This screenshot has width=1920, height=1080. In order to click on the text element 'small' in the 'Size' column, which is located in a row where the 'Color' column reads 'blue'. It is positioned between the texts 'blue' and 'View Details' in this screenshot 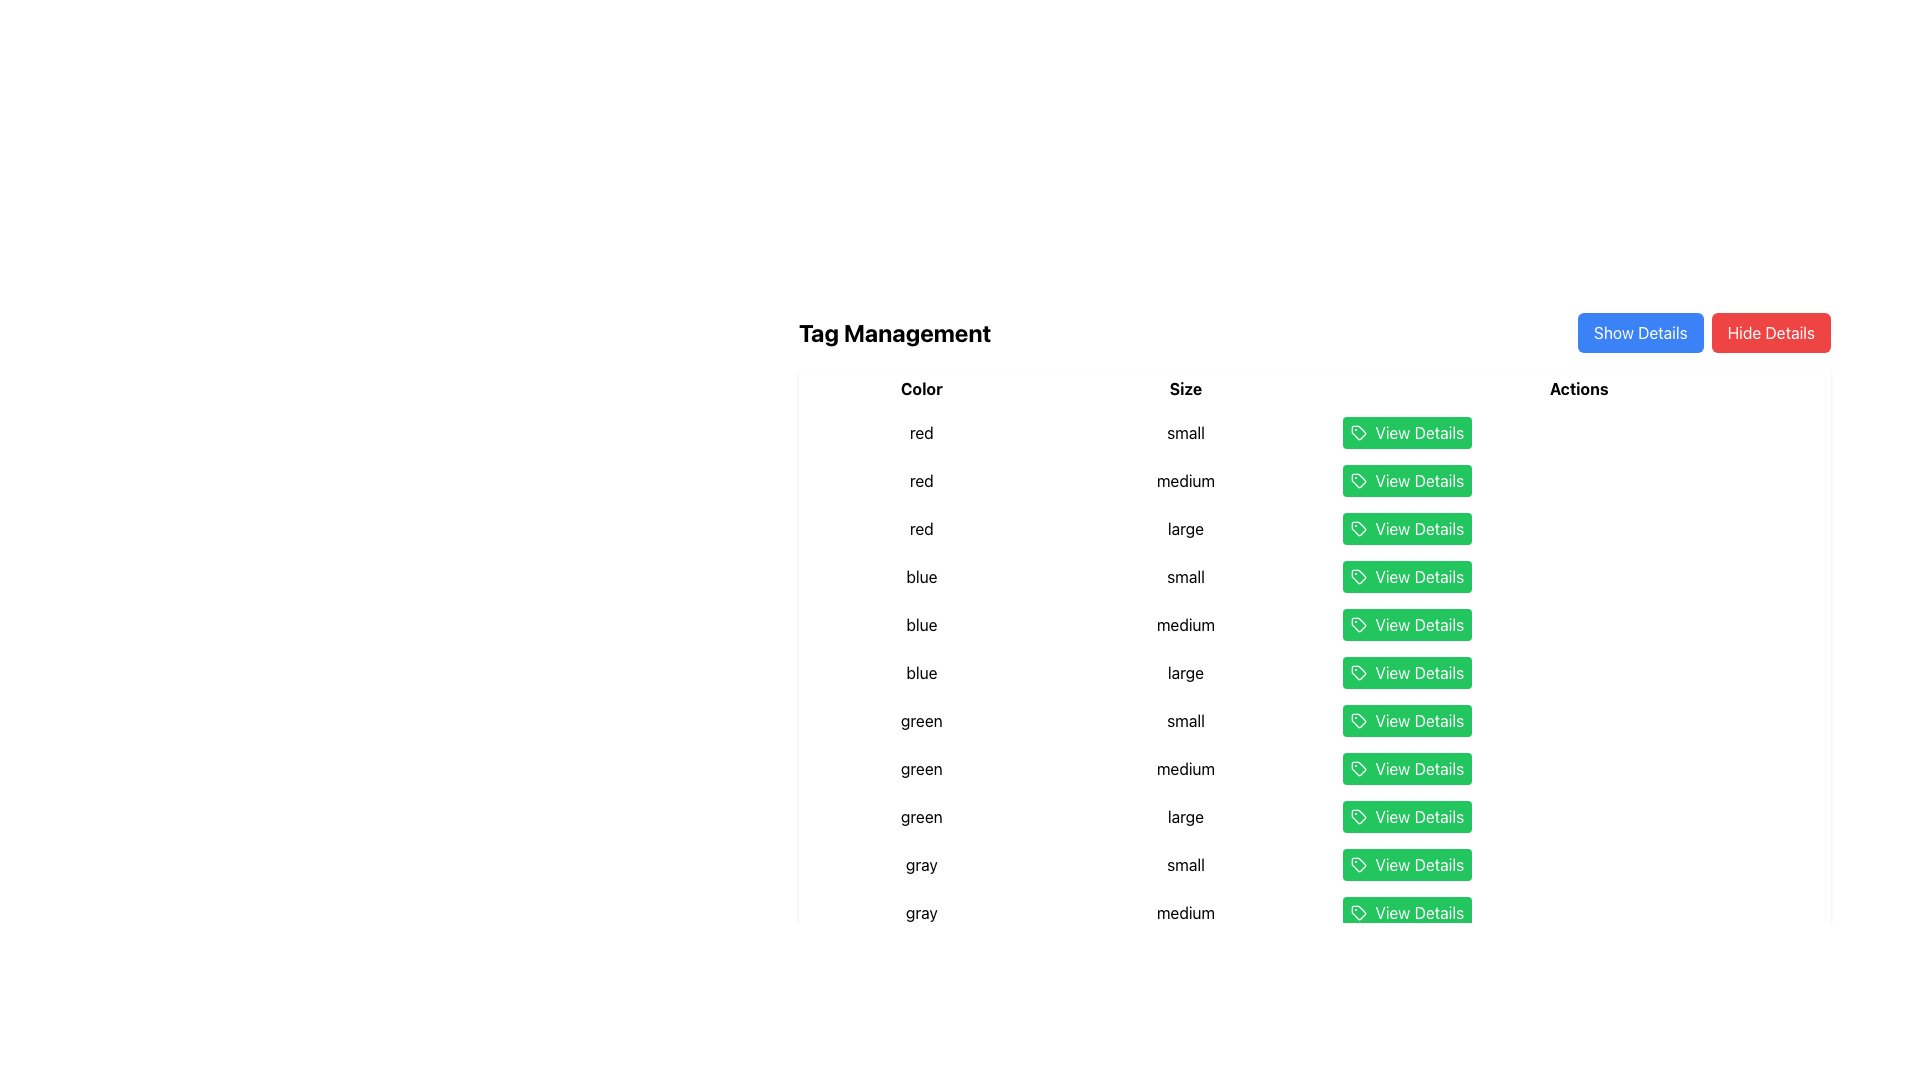, I will do `click(1185, 577)`.